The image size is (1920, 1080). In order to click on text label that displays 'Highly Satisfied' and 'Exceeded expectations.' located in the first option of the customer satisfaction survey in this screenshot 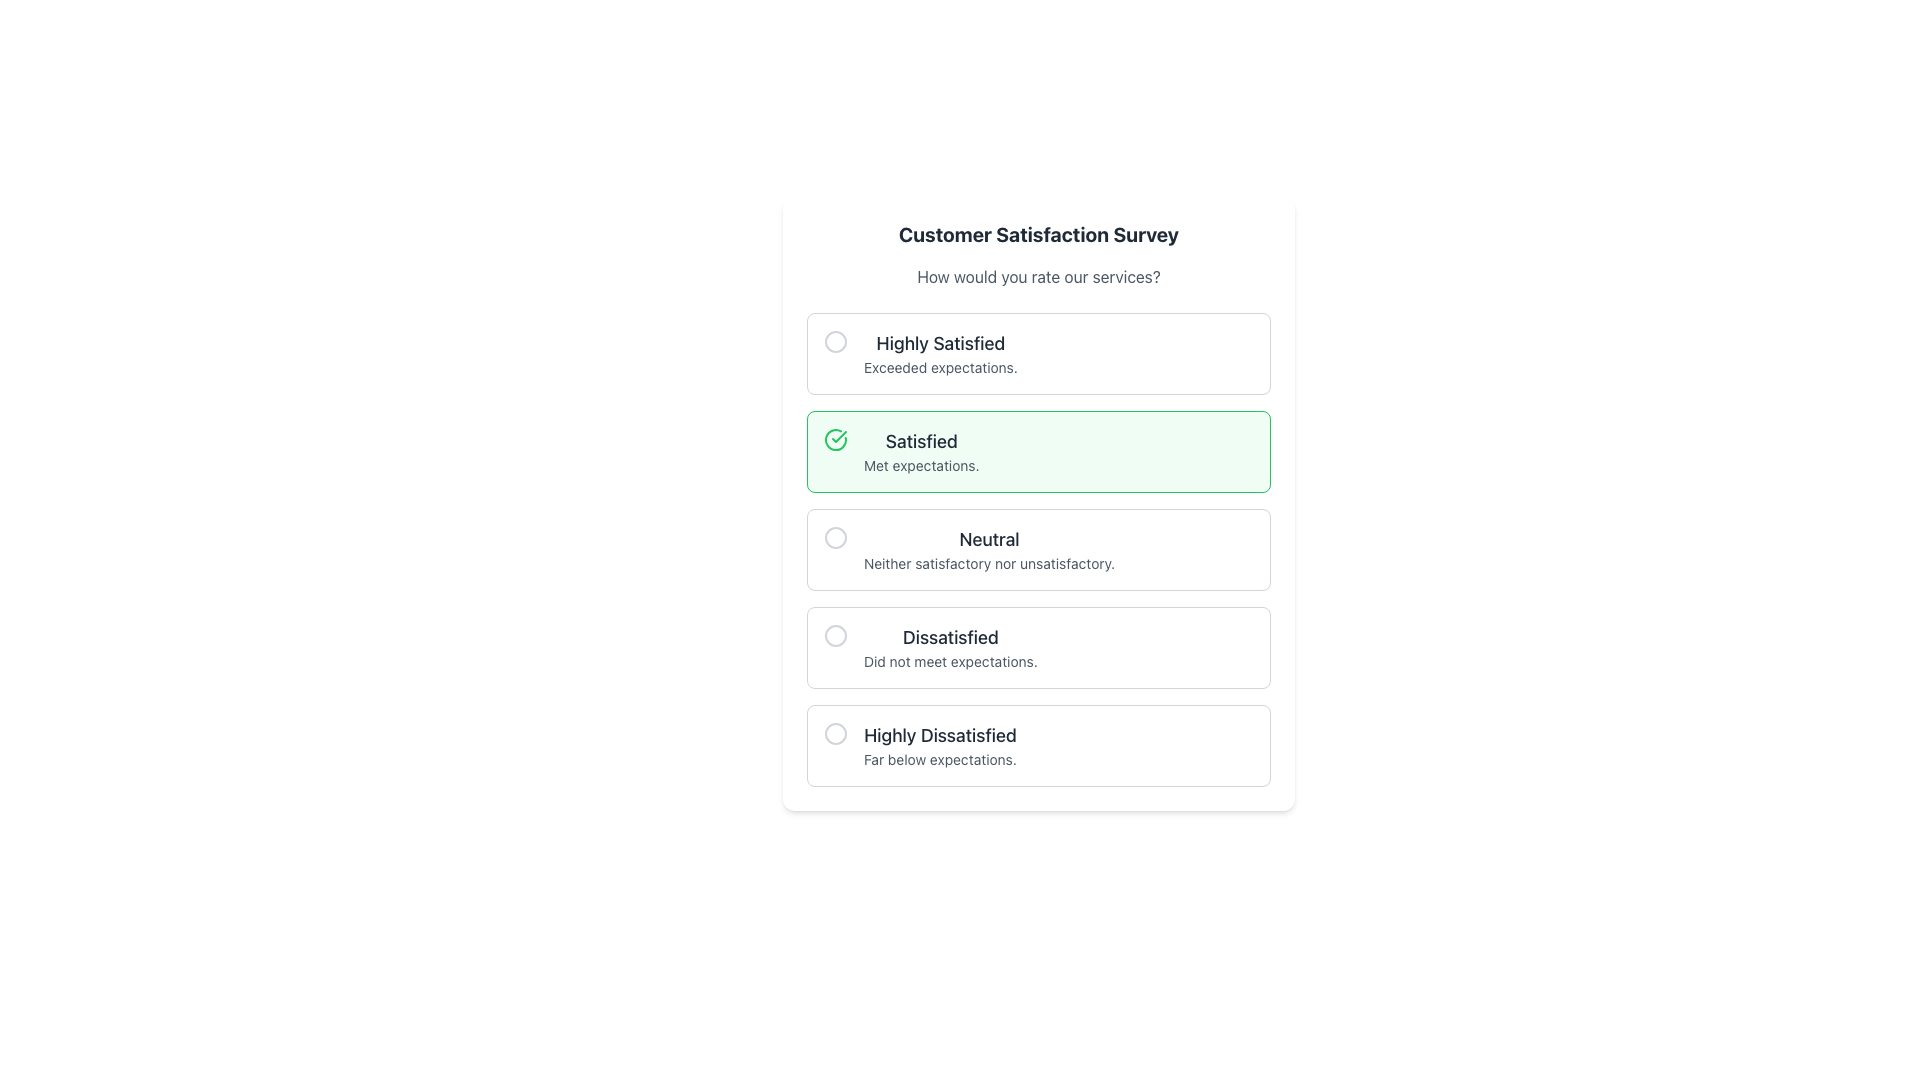, I will do `click(939, 353)`.